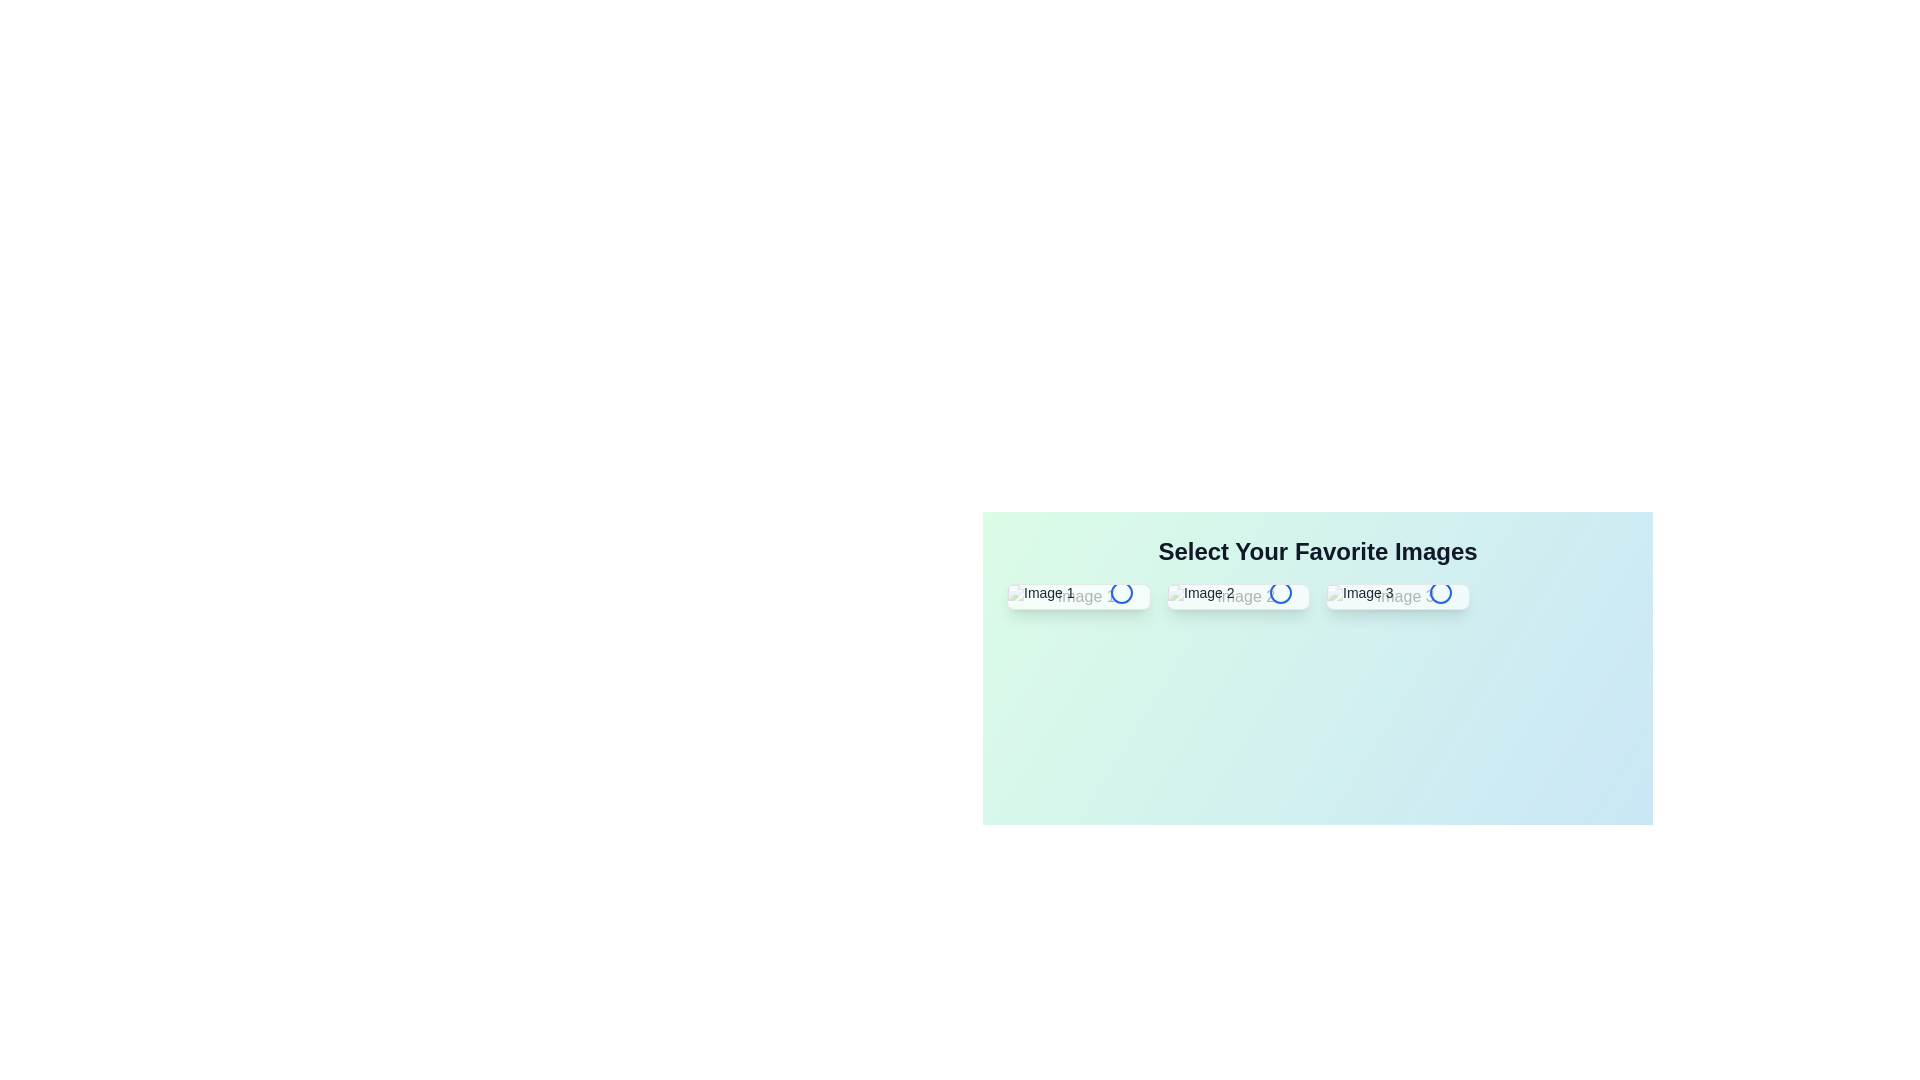 The height and width of the screenshot is (1080, 1920). I want to click on selection icon button for the image tile labeled Image 3, so click(1440, 592).